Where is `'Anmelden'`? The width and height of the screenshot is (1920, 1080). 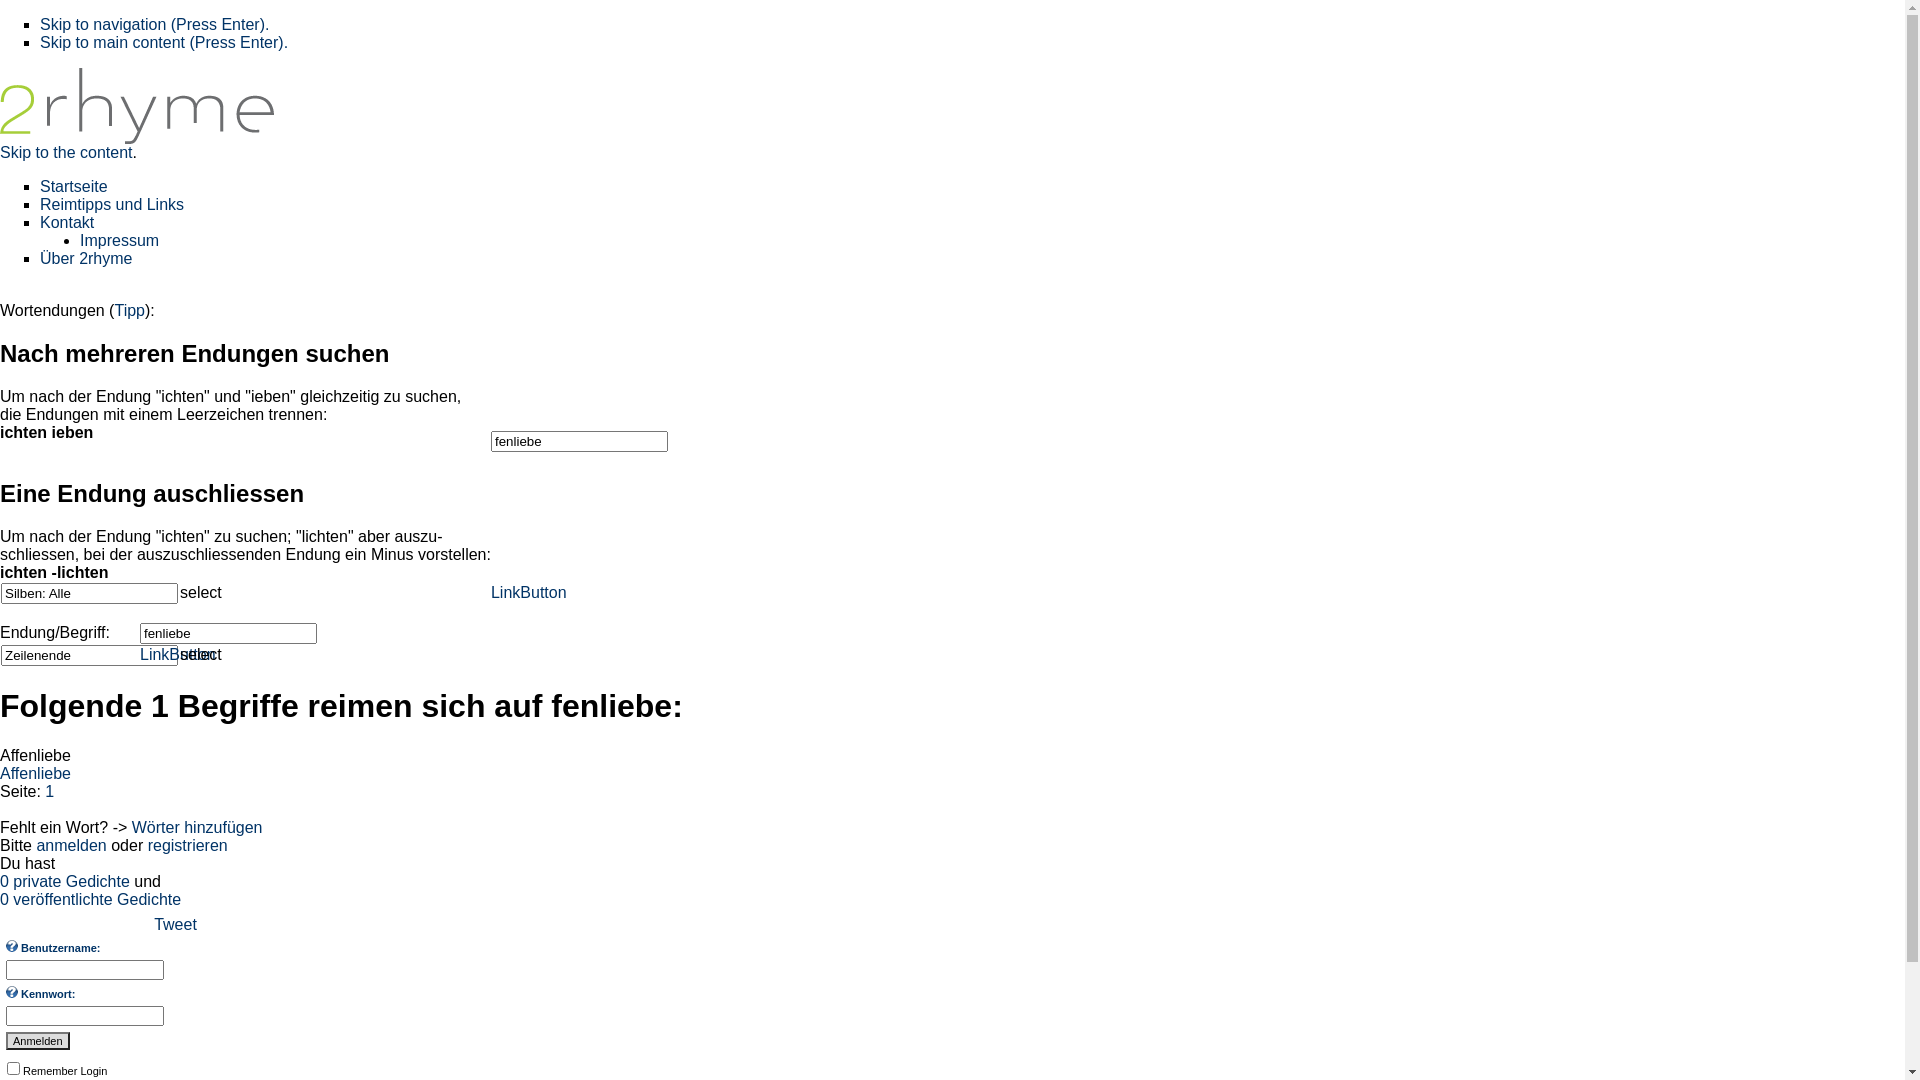
'Anmelden' is located at coordinates (38, 1040).